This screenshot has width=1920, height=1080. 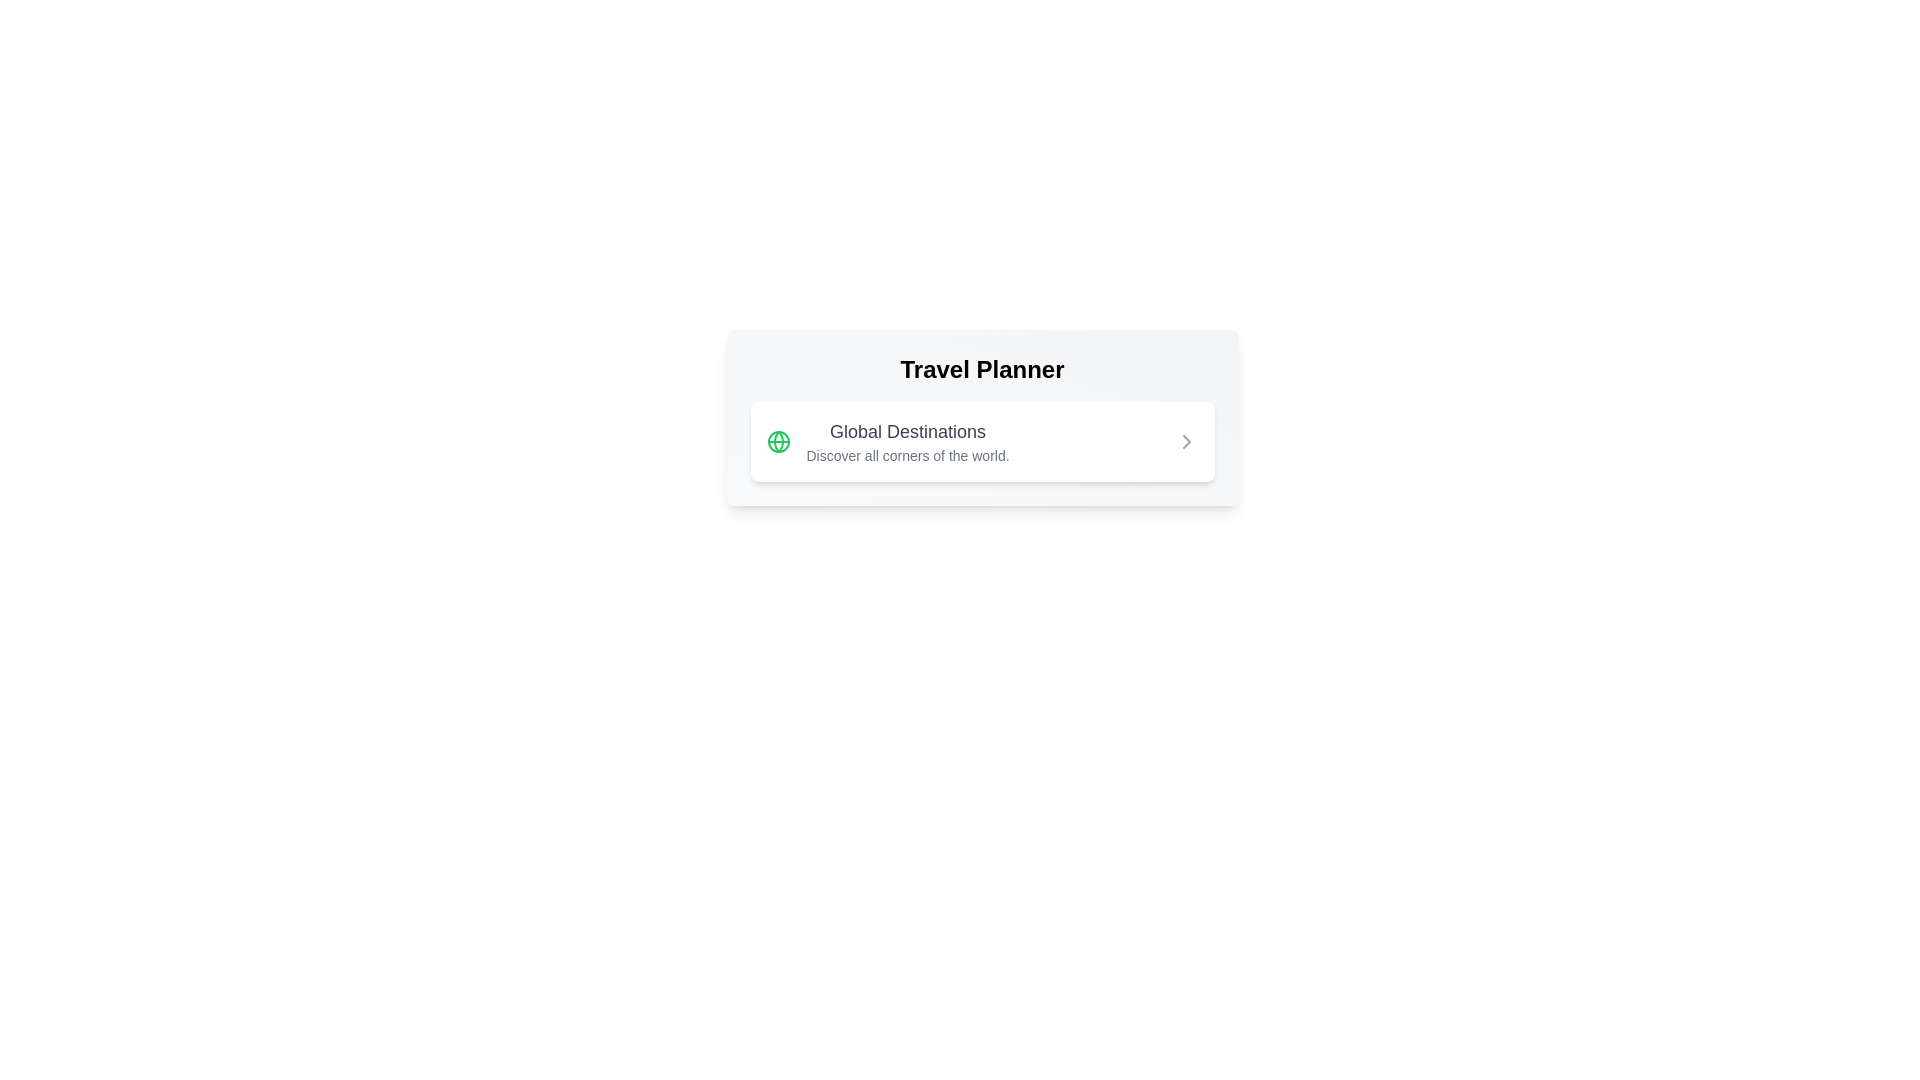 I want to click on the 'Travel Planner' text label which is prominently displayed in a bold, large font above other components in the card-like interface, so click(x=982, y=370).